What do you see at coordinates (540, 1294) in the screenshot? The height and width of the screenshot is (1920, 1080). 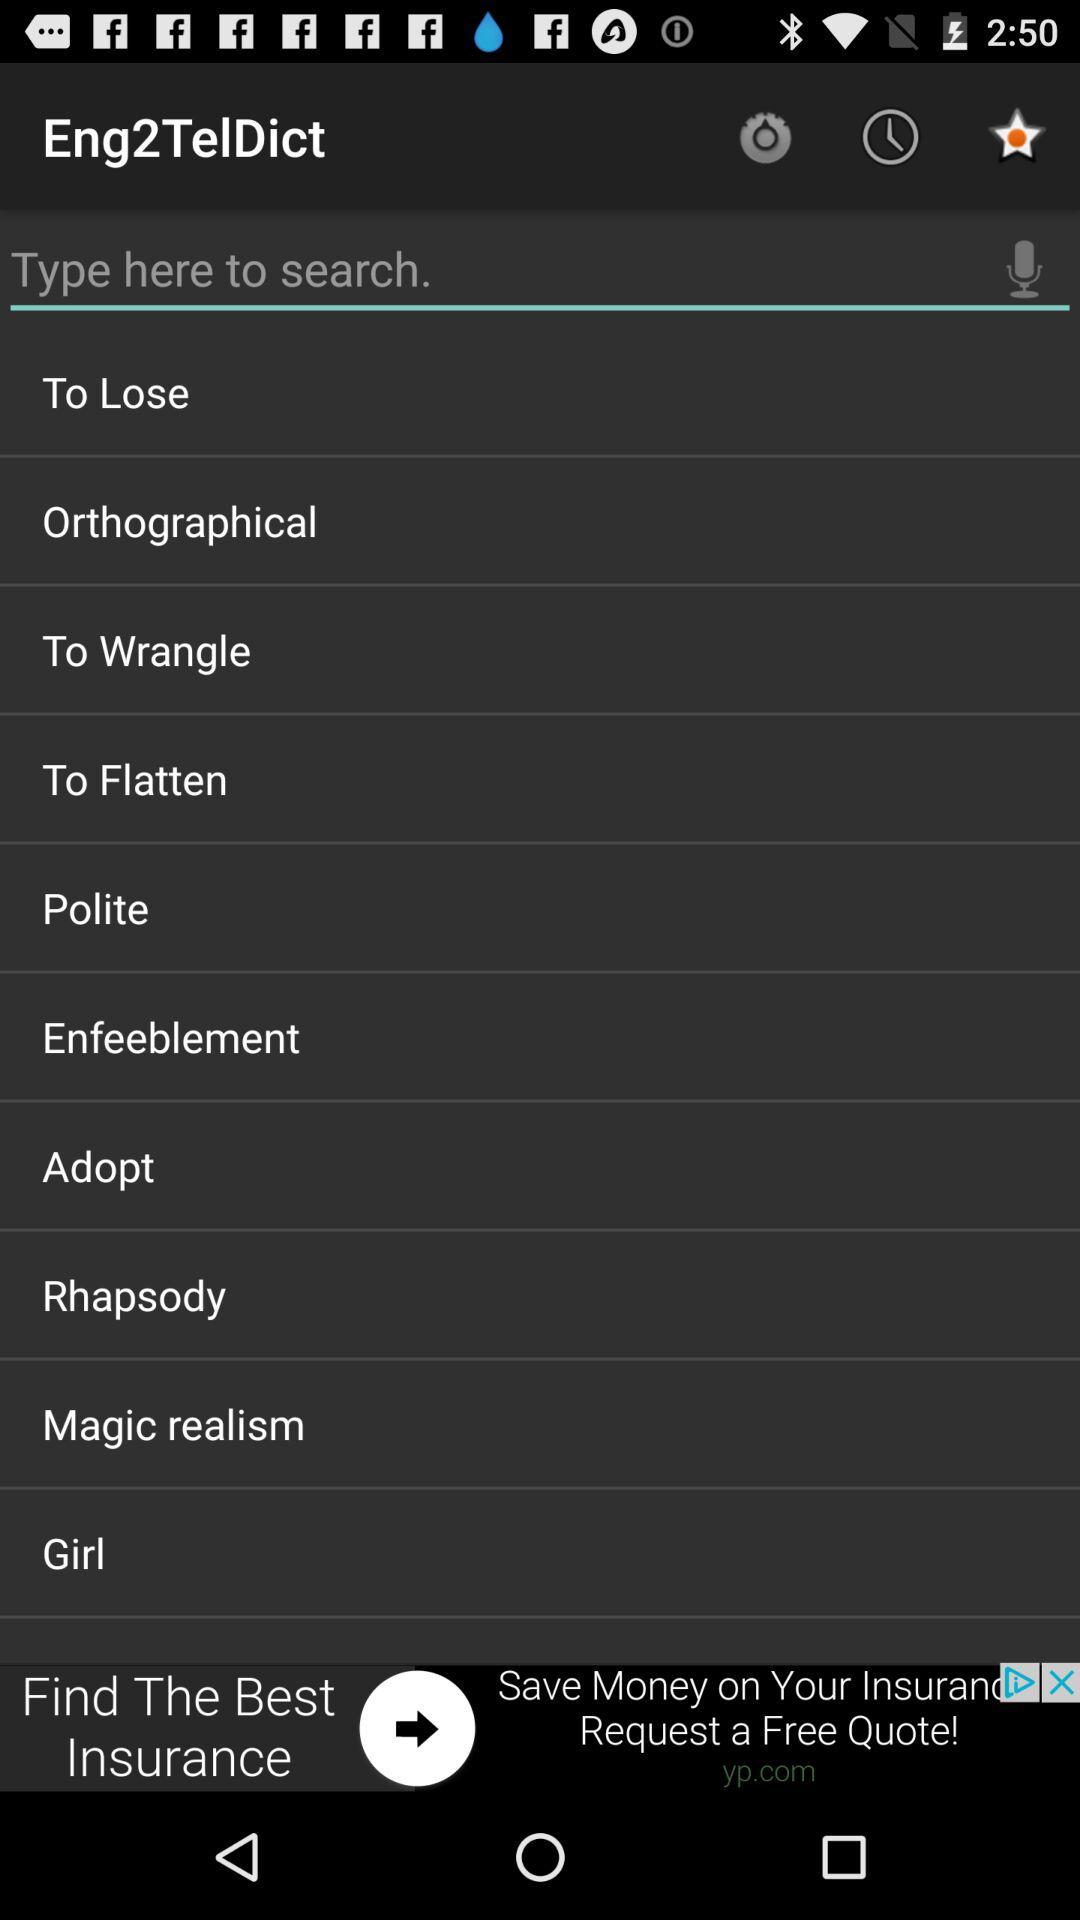 I see `rhapsody item` at bounding box center [540, 1294].